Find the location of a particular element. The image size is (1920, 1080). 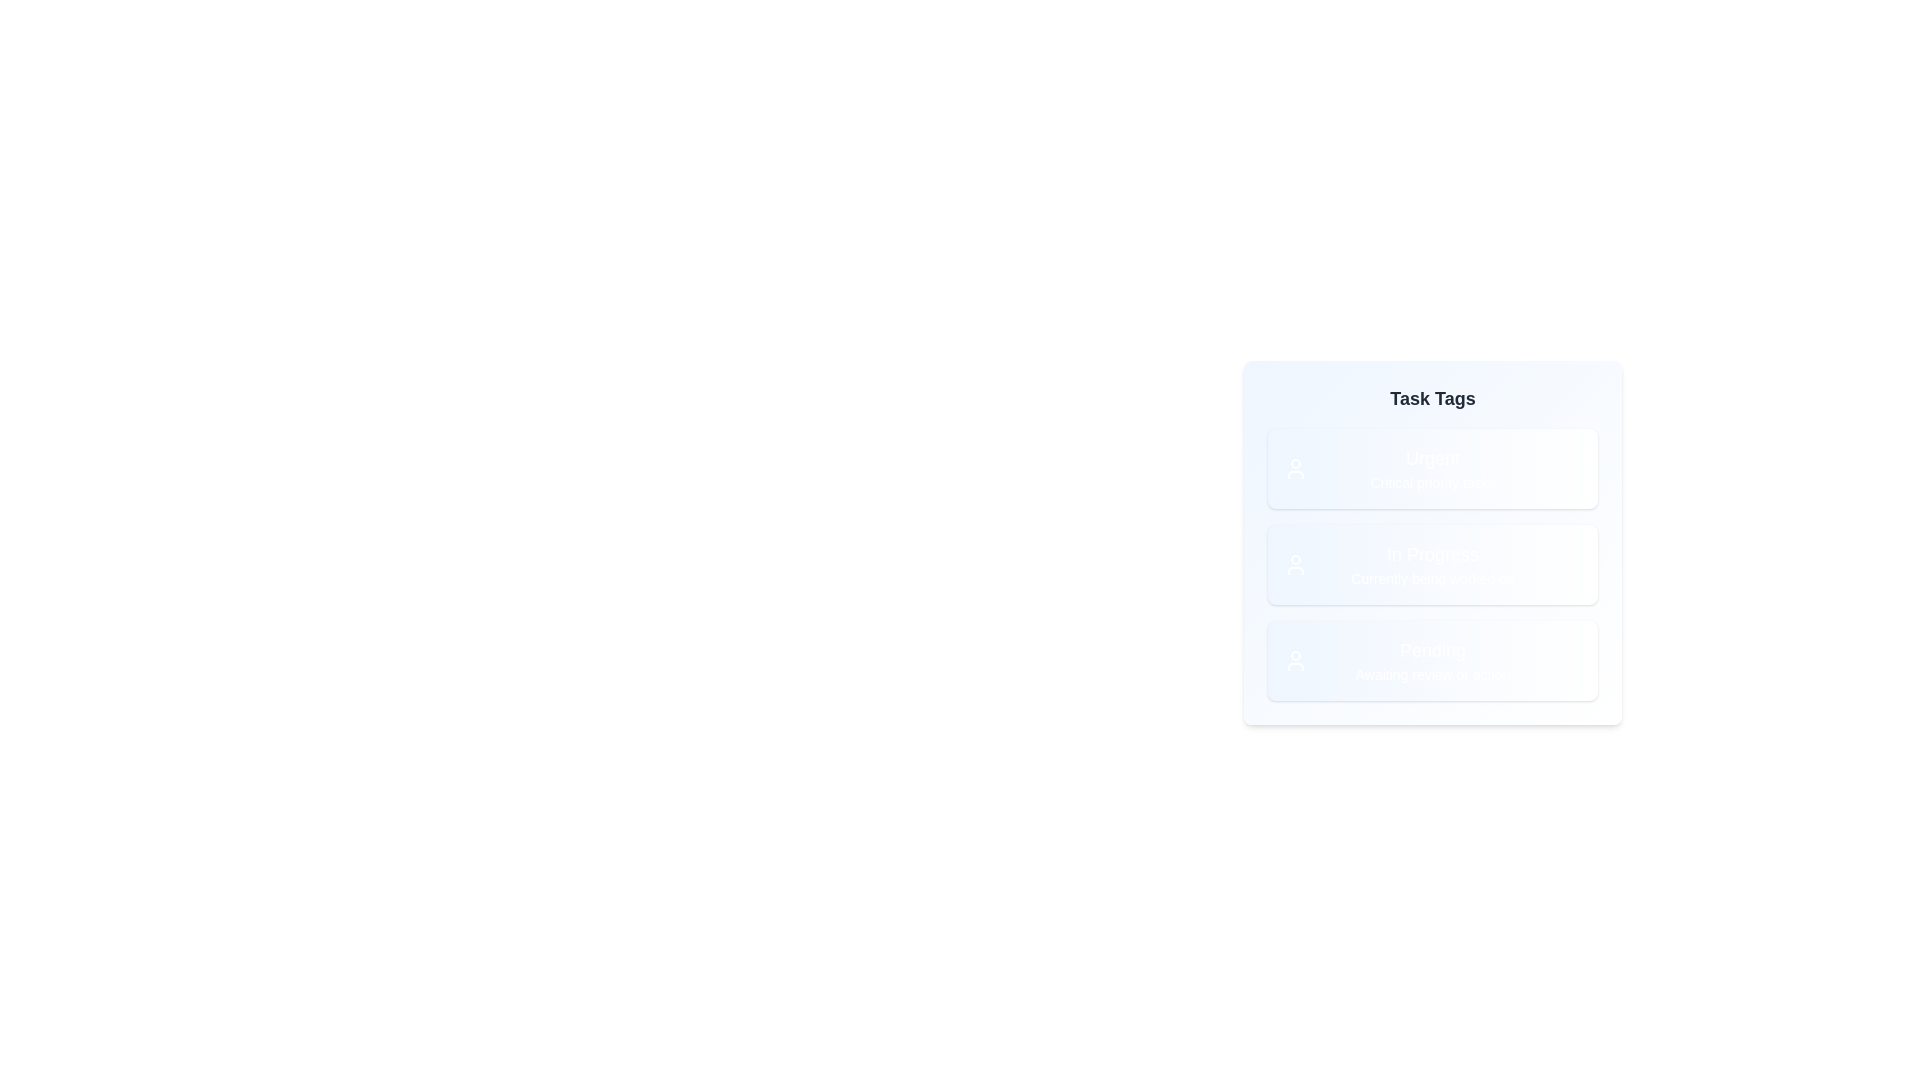

the delete icon of the tag labeled In Progress is located at coordinates (1568, 564).